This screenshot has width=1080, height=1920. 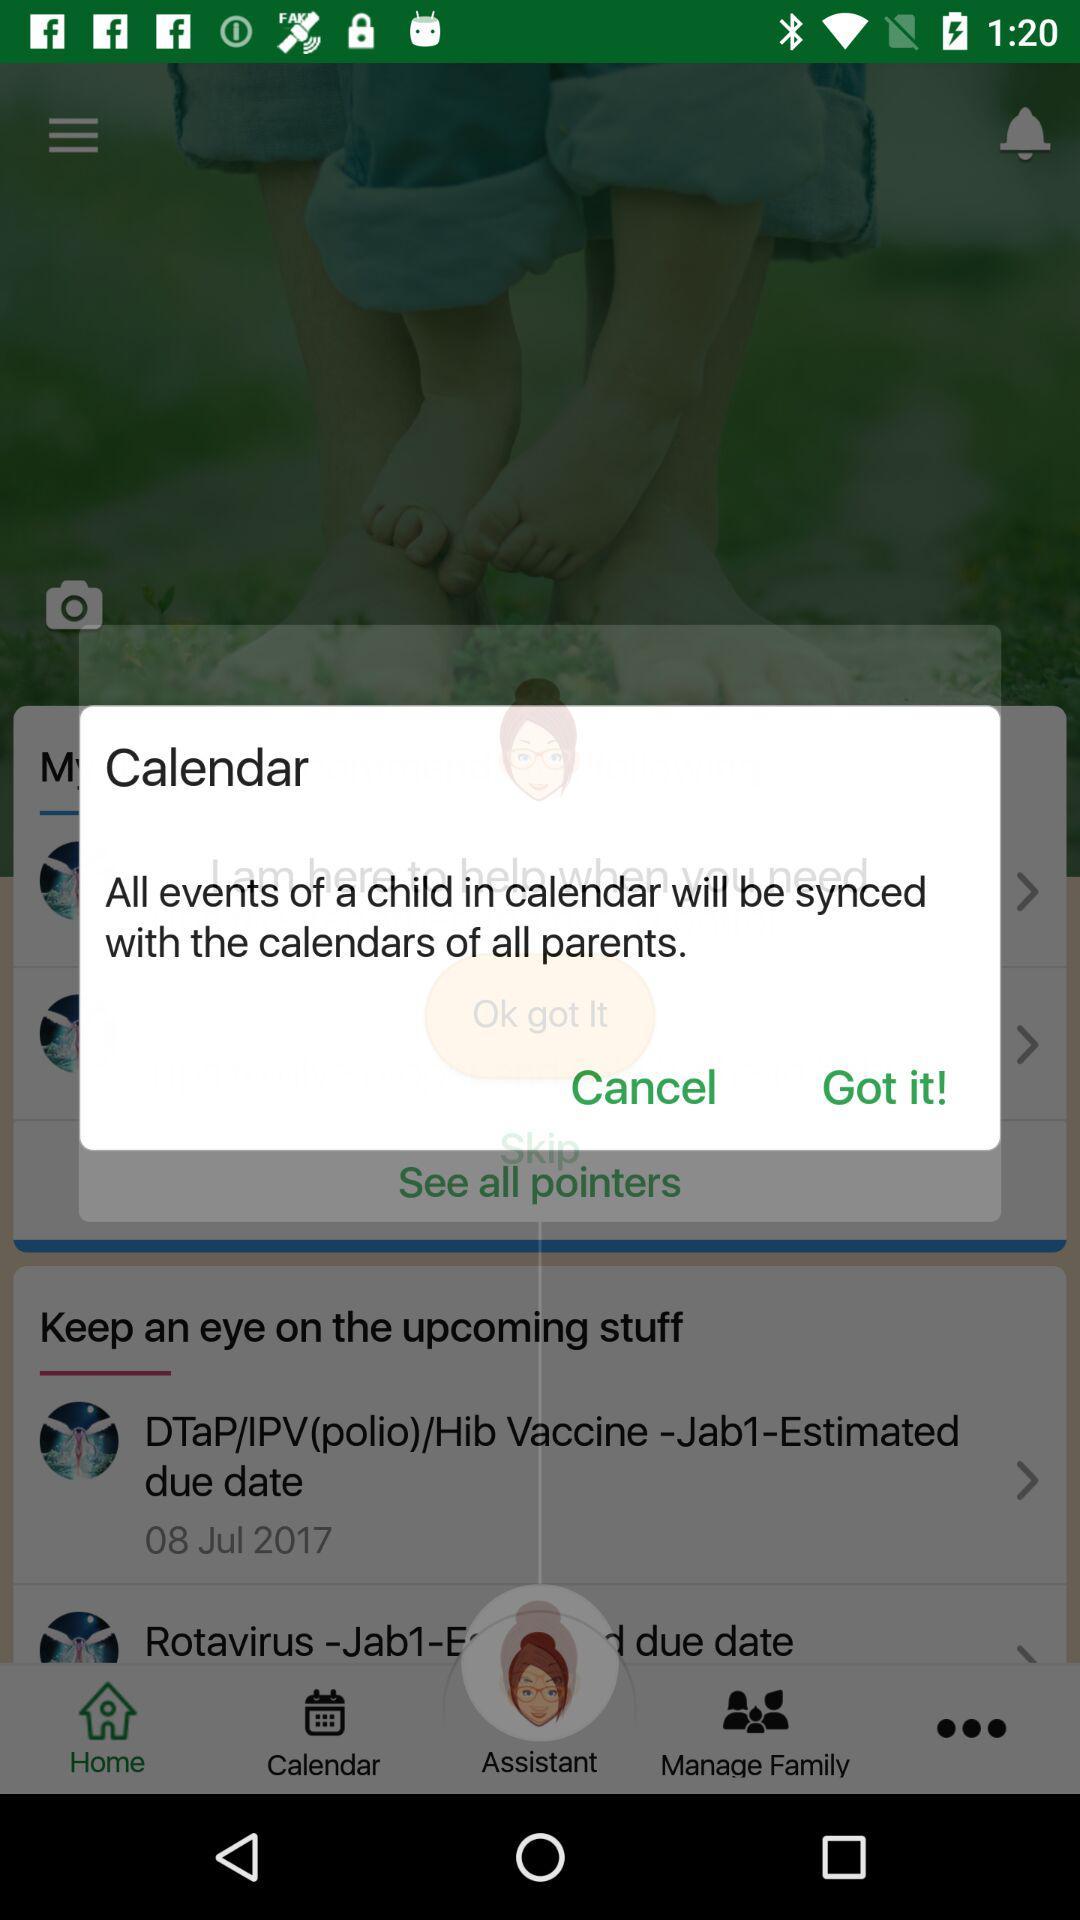 I want to click on the item next to the cancel, so click(x=884, y=1088).